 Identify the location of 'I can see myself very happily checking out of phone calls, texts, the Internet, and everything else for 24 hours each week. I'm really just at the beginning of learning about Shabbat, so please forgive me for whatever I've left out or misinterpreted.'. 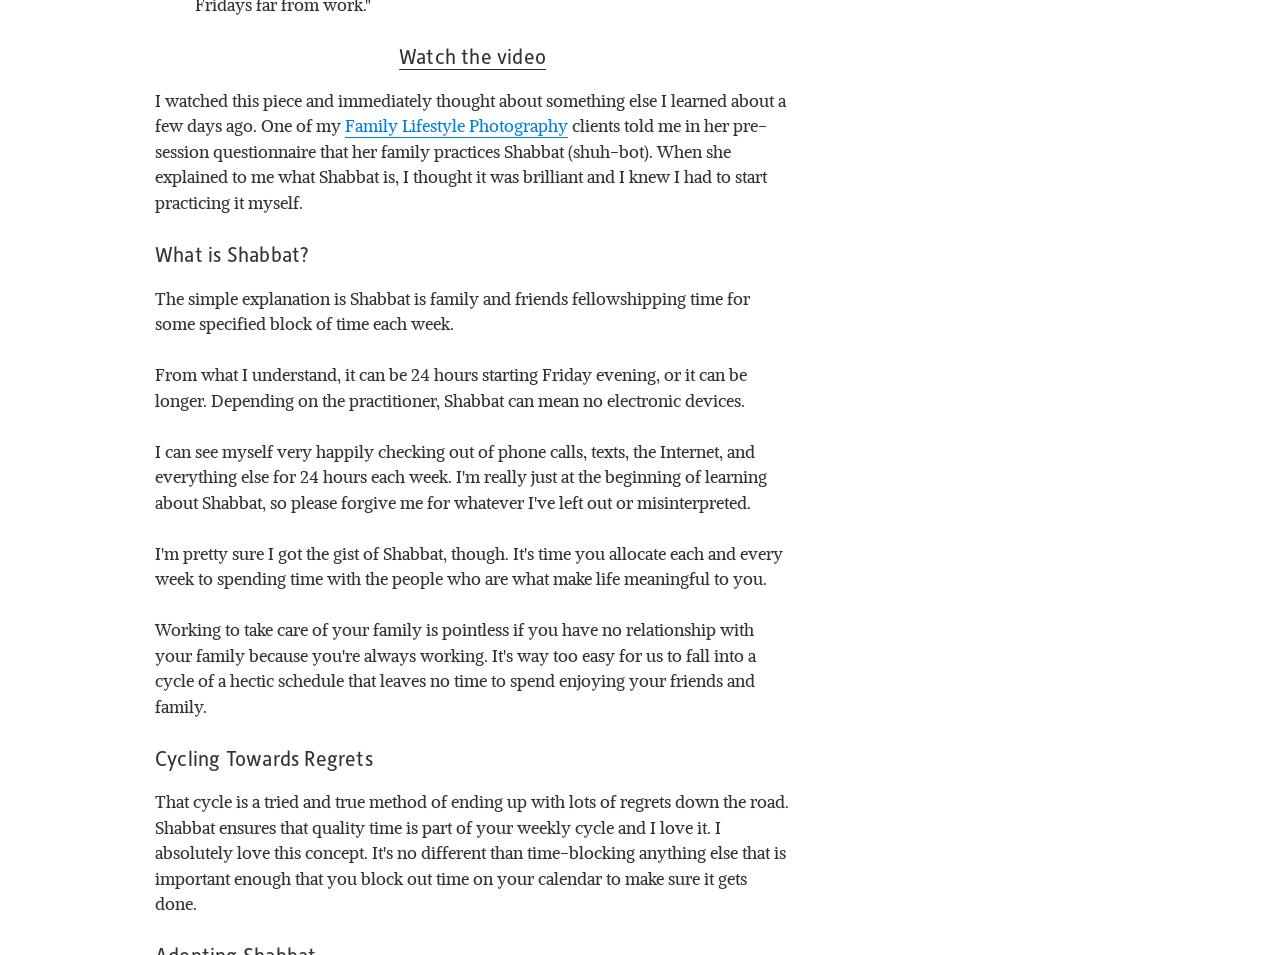
(461, 474).